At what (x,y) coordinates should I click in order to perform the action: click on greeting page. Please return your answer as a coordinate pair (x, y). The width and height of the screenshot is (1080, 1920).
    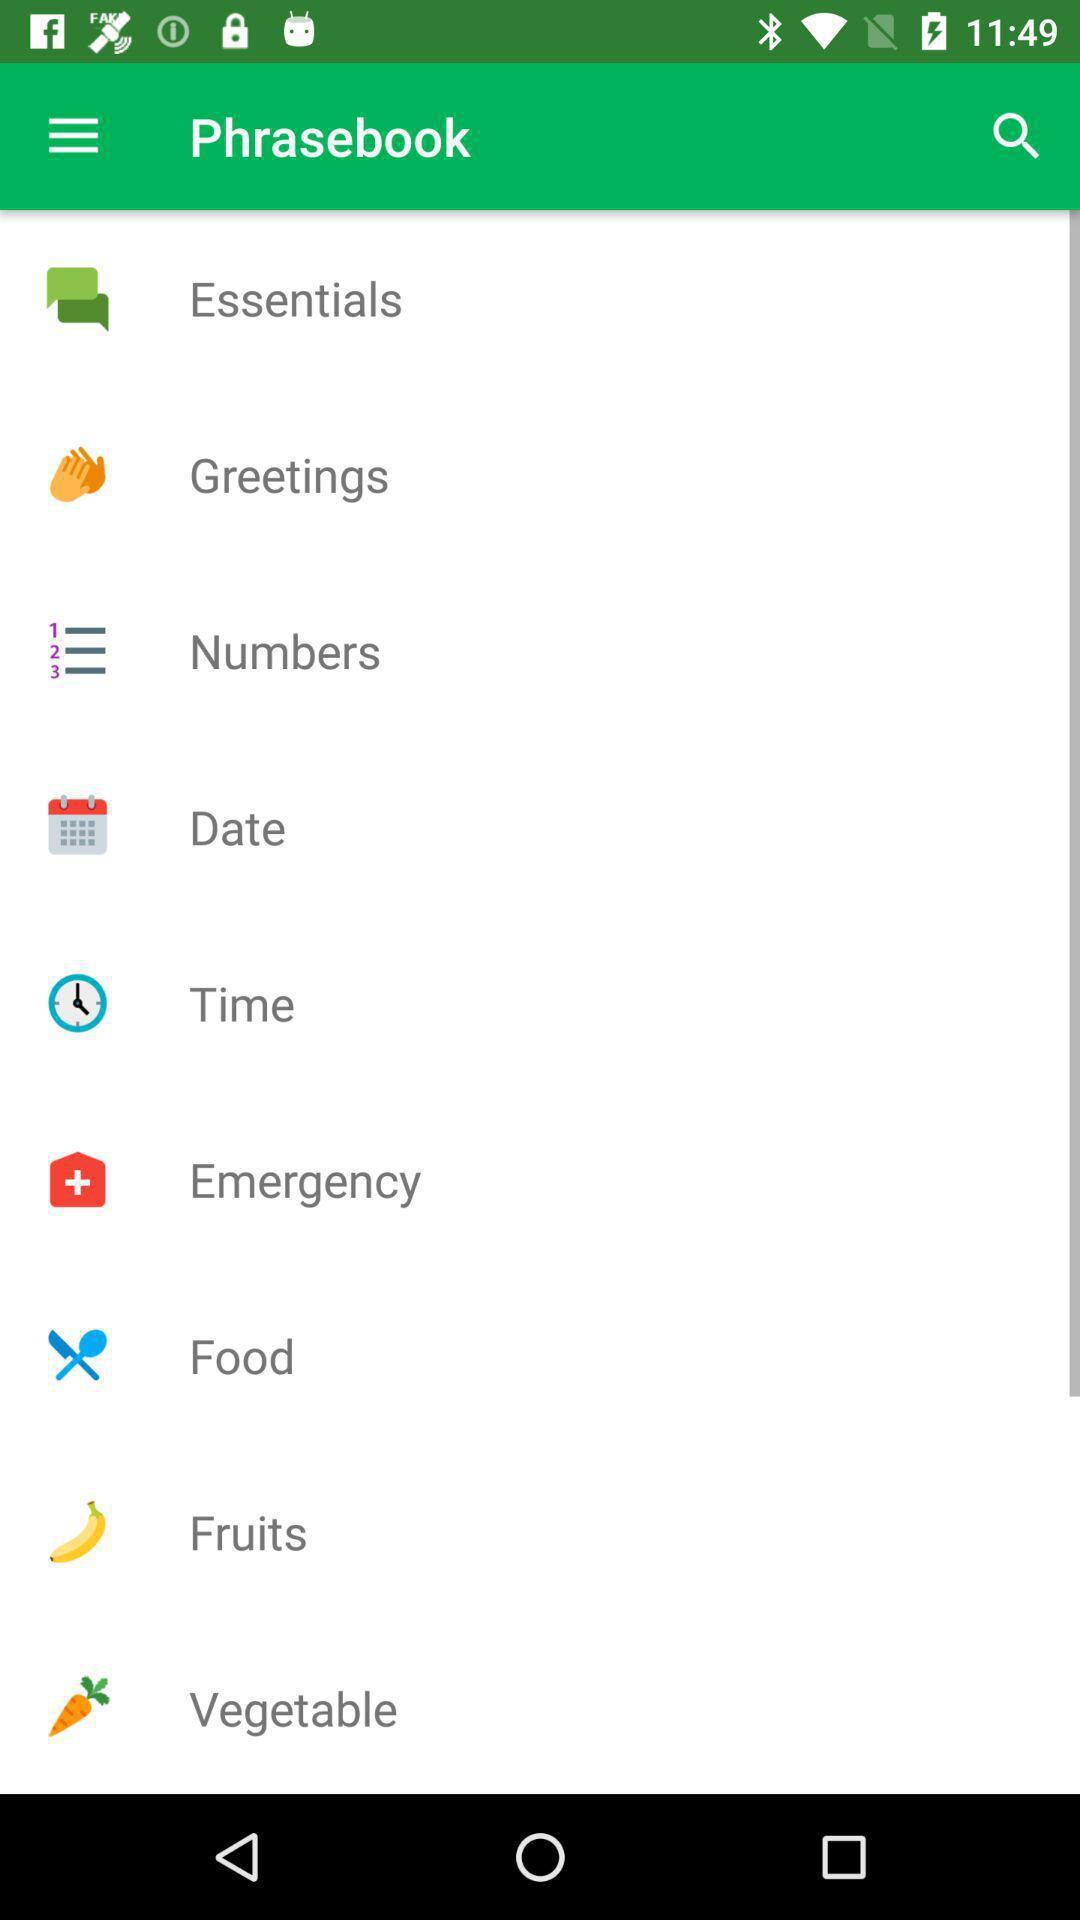
    Looking at the image, I should click on (76, 473).